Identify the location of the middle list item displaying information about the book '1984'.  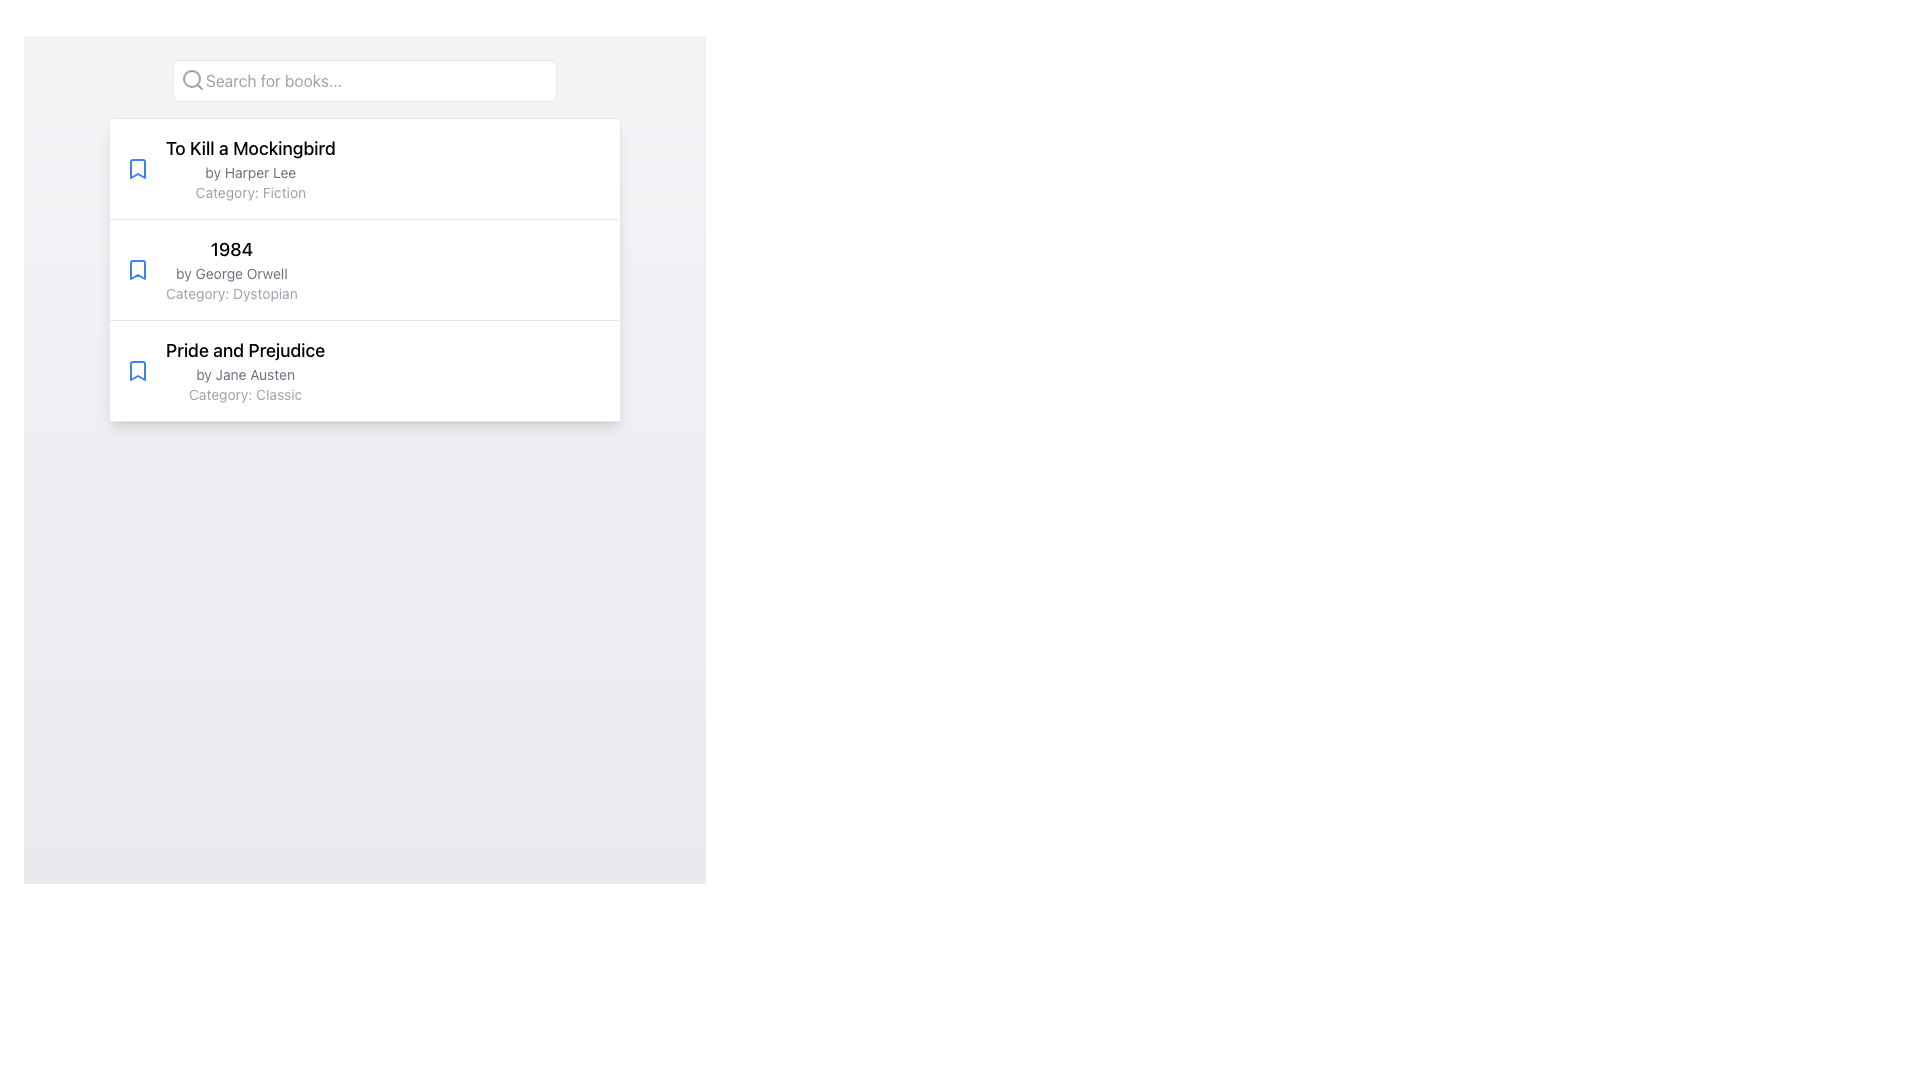
(364, 268).